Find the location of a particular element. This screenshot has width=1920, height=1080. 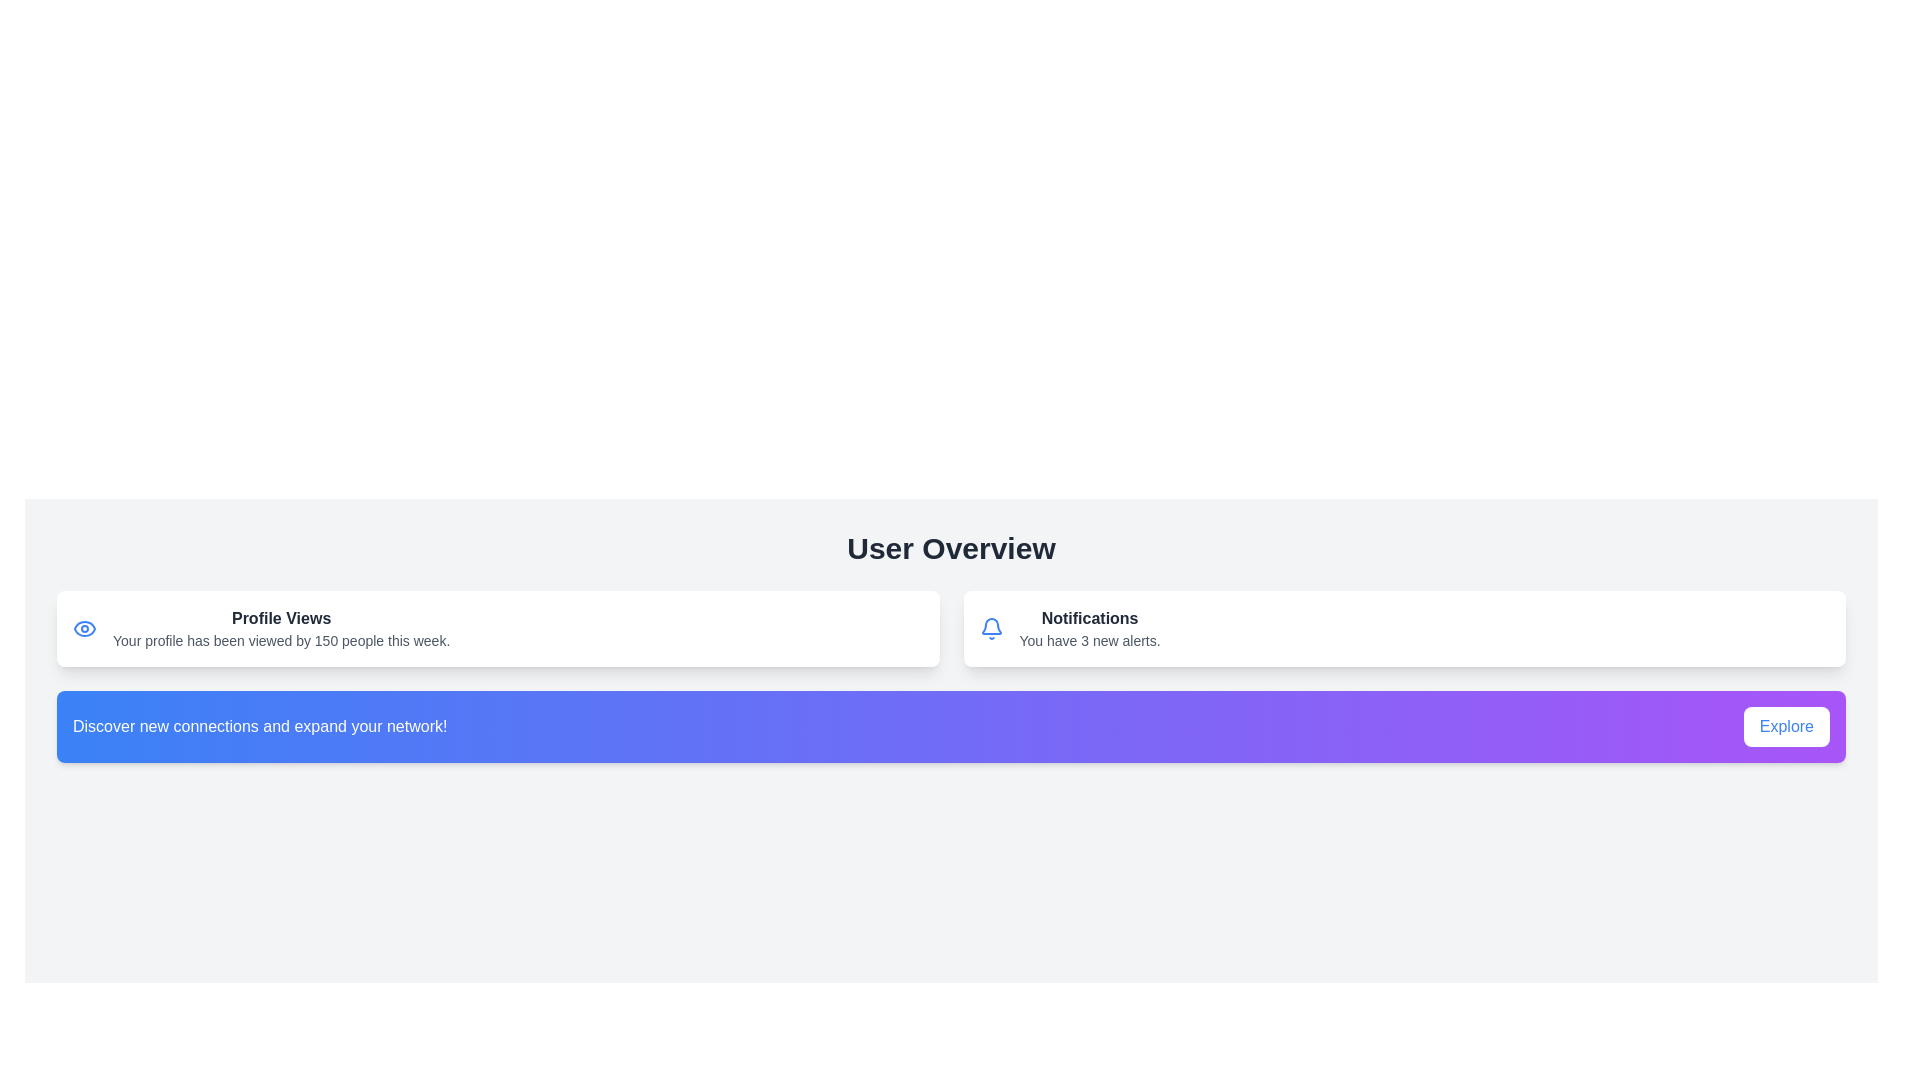

notification content displayed in the text block within the notification card located on the right side of the central panel is located at coordinates (1088, 627).